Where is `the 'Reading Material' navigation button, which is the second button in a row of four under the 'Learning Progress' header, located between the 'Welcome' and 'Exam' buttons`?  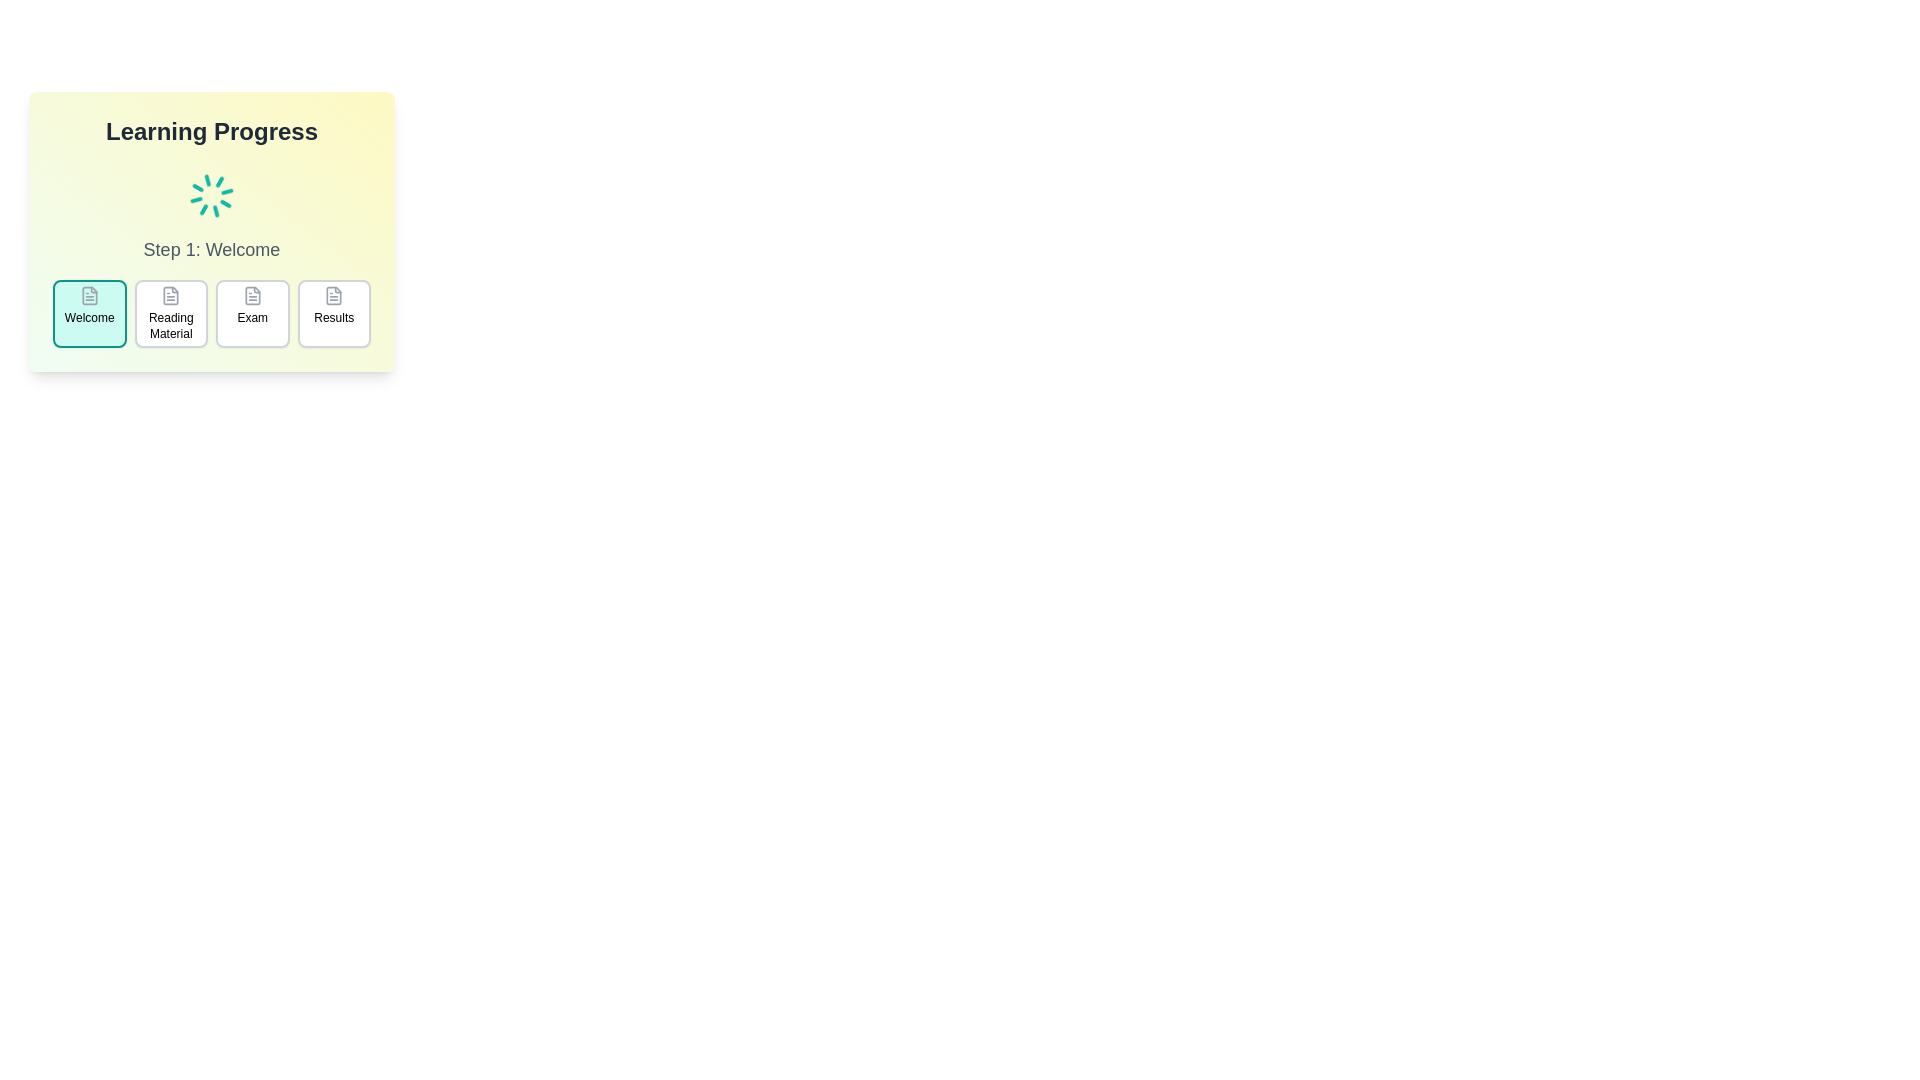
the 'Reading Material' navigation button, which is the second button in a row of four under the 'Learning Progress' header, located between the 'Welcome' and 'Exam' buttons is located at coordinates (171, 325).